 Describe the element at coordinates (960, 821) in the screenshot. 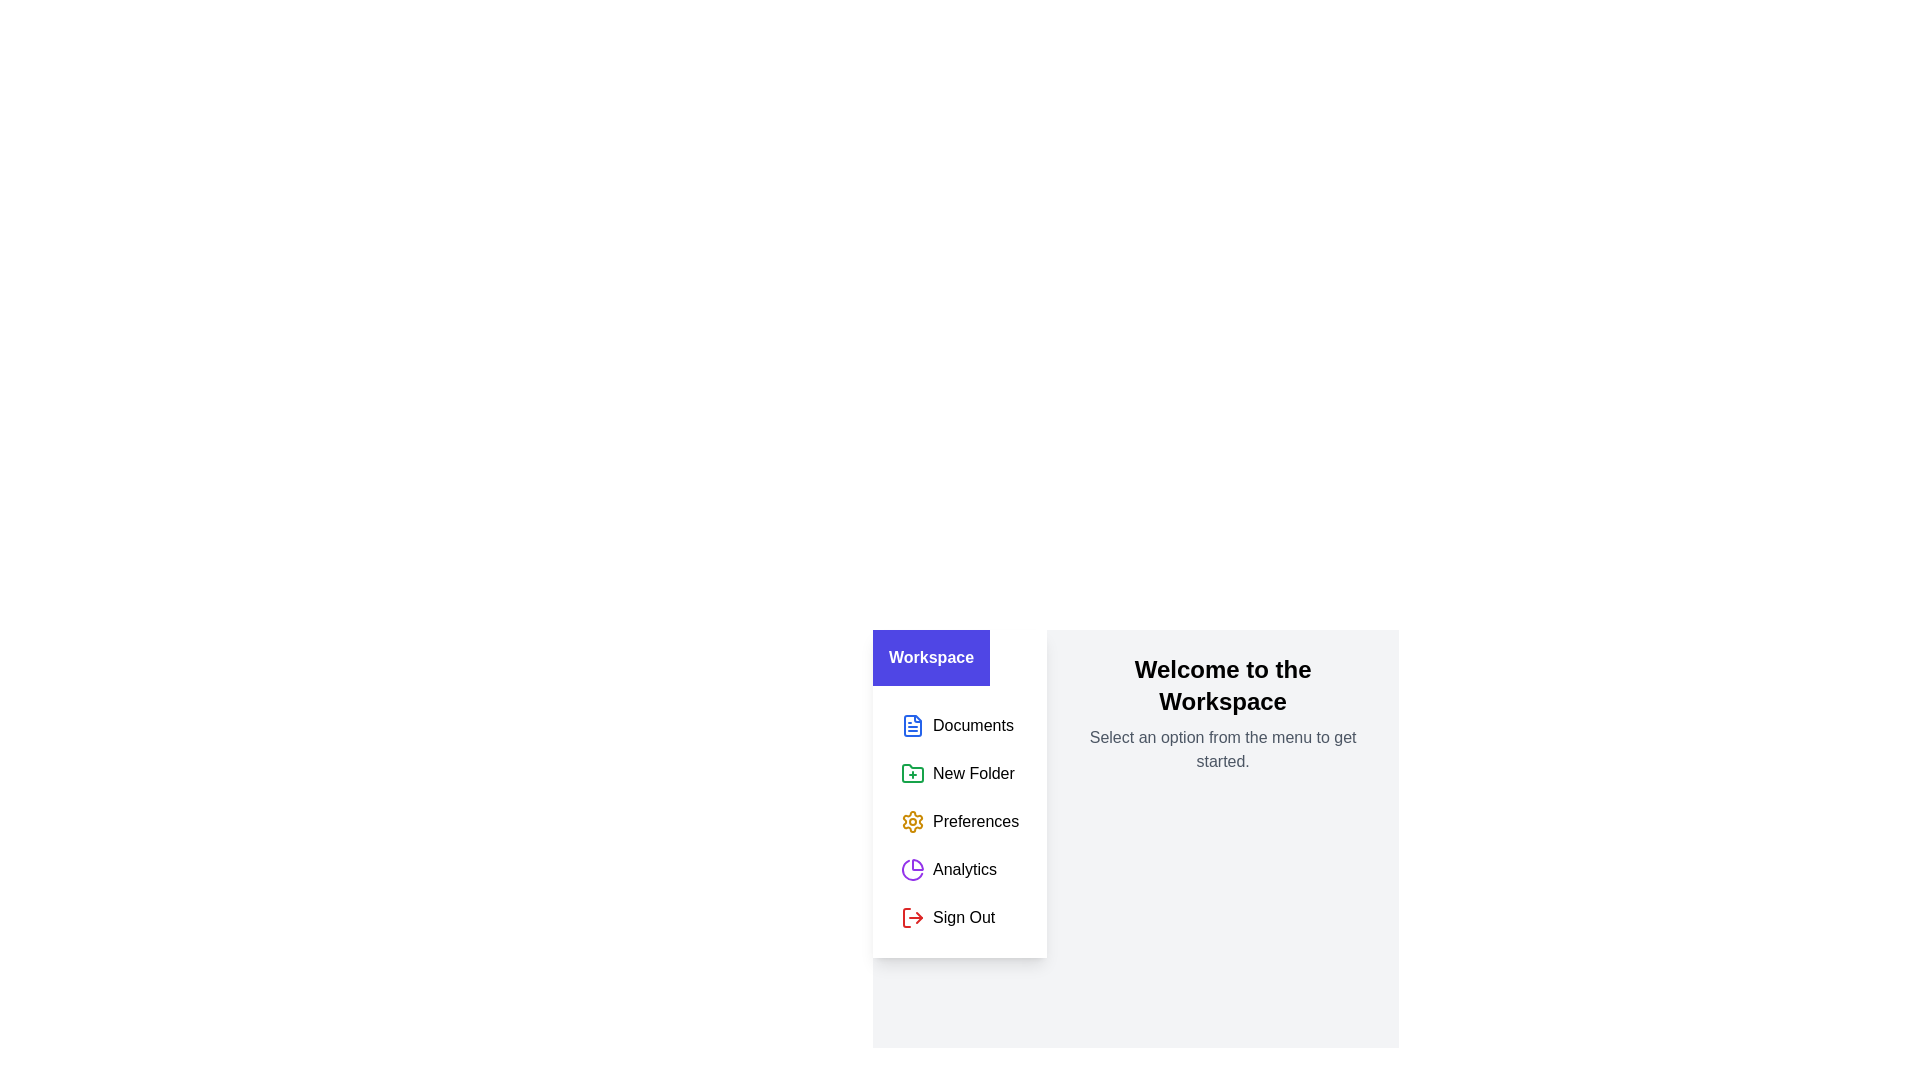

I see `the menu item corresponding to Preferences` at that location.